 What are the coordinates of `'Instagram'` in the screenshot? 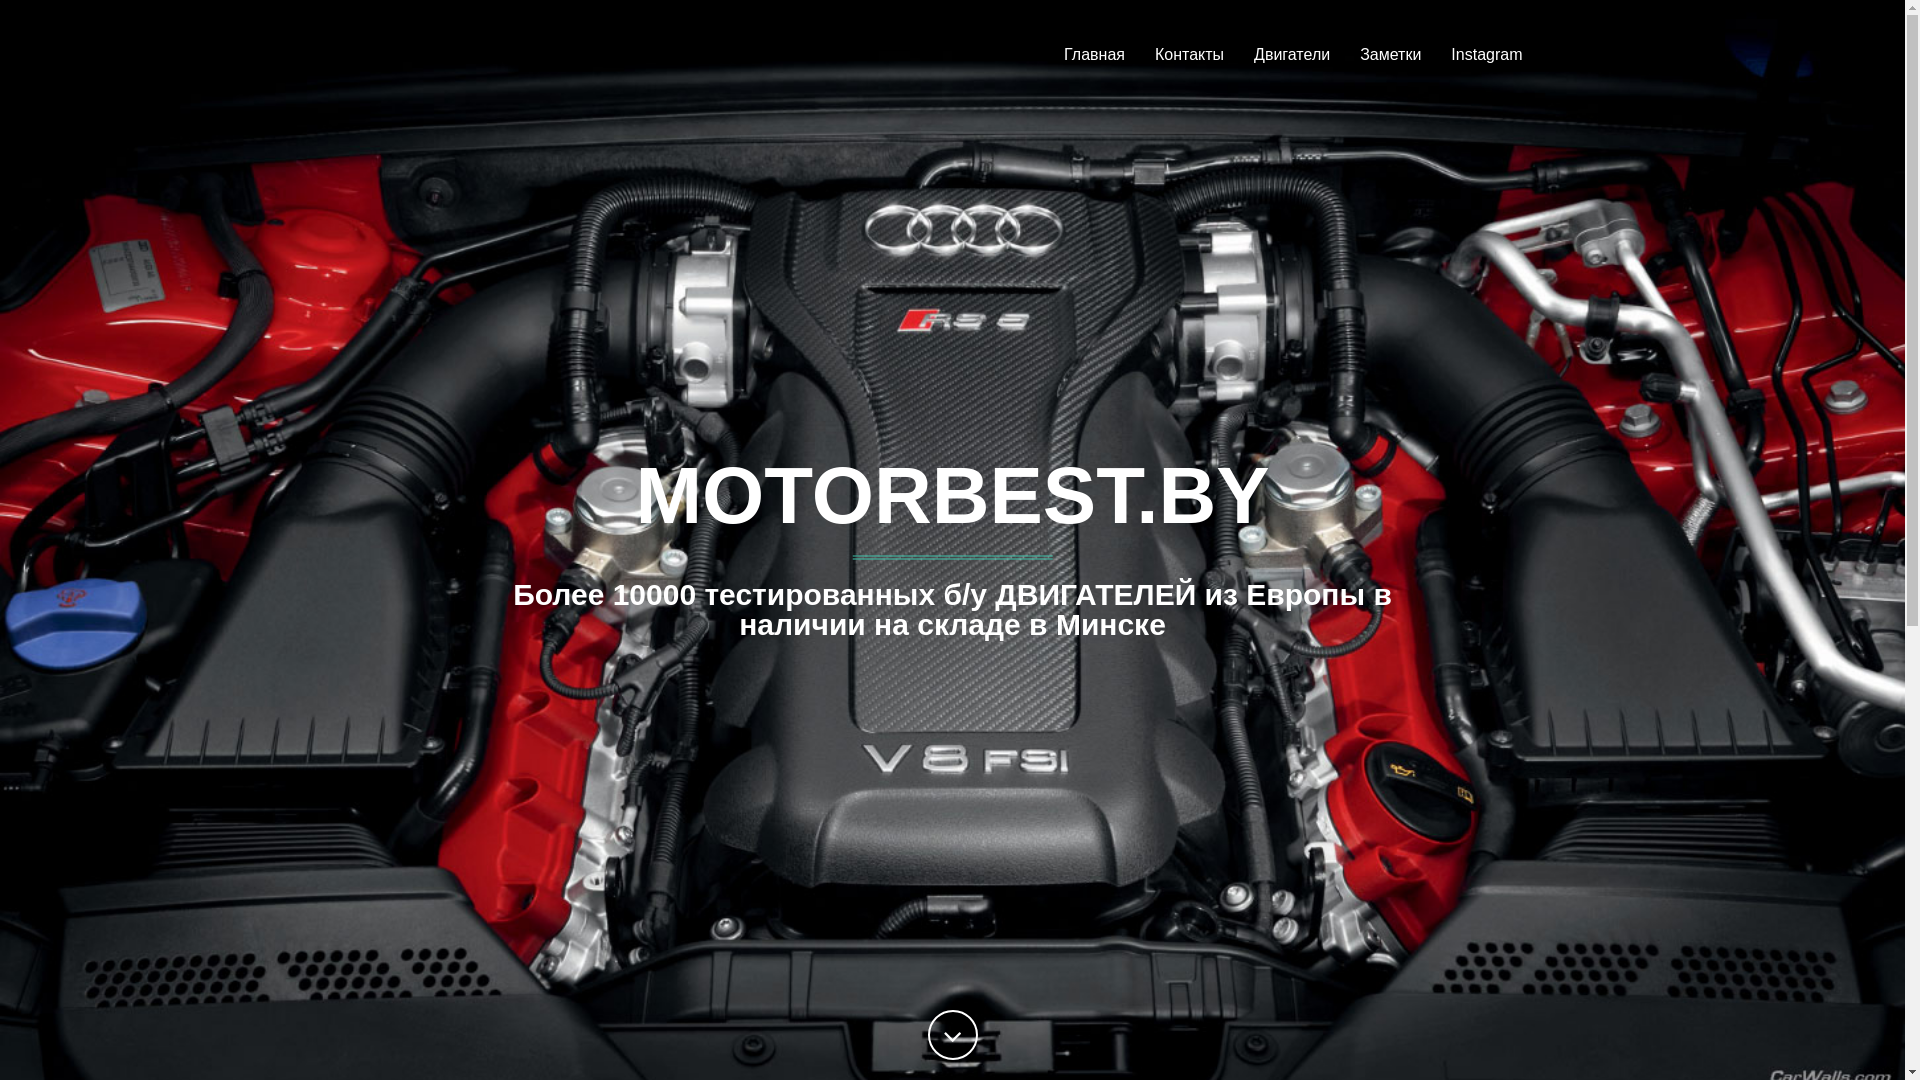 It's located at (1486, 53).